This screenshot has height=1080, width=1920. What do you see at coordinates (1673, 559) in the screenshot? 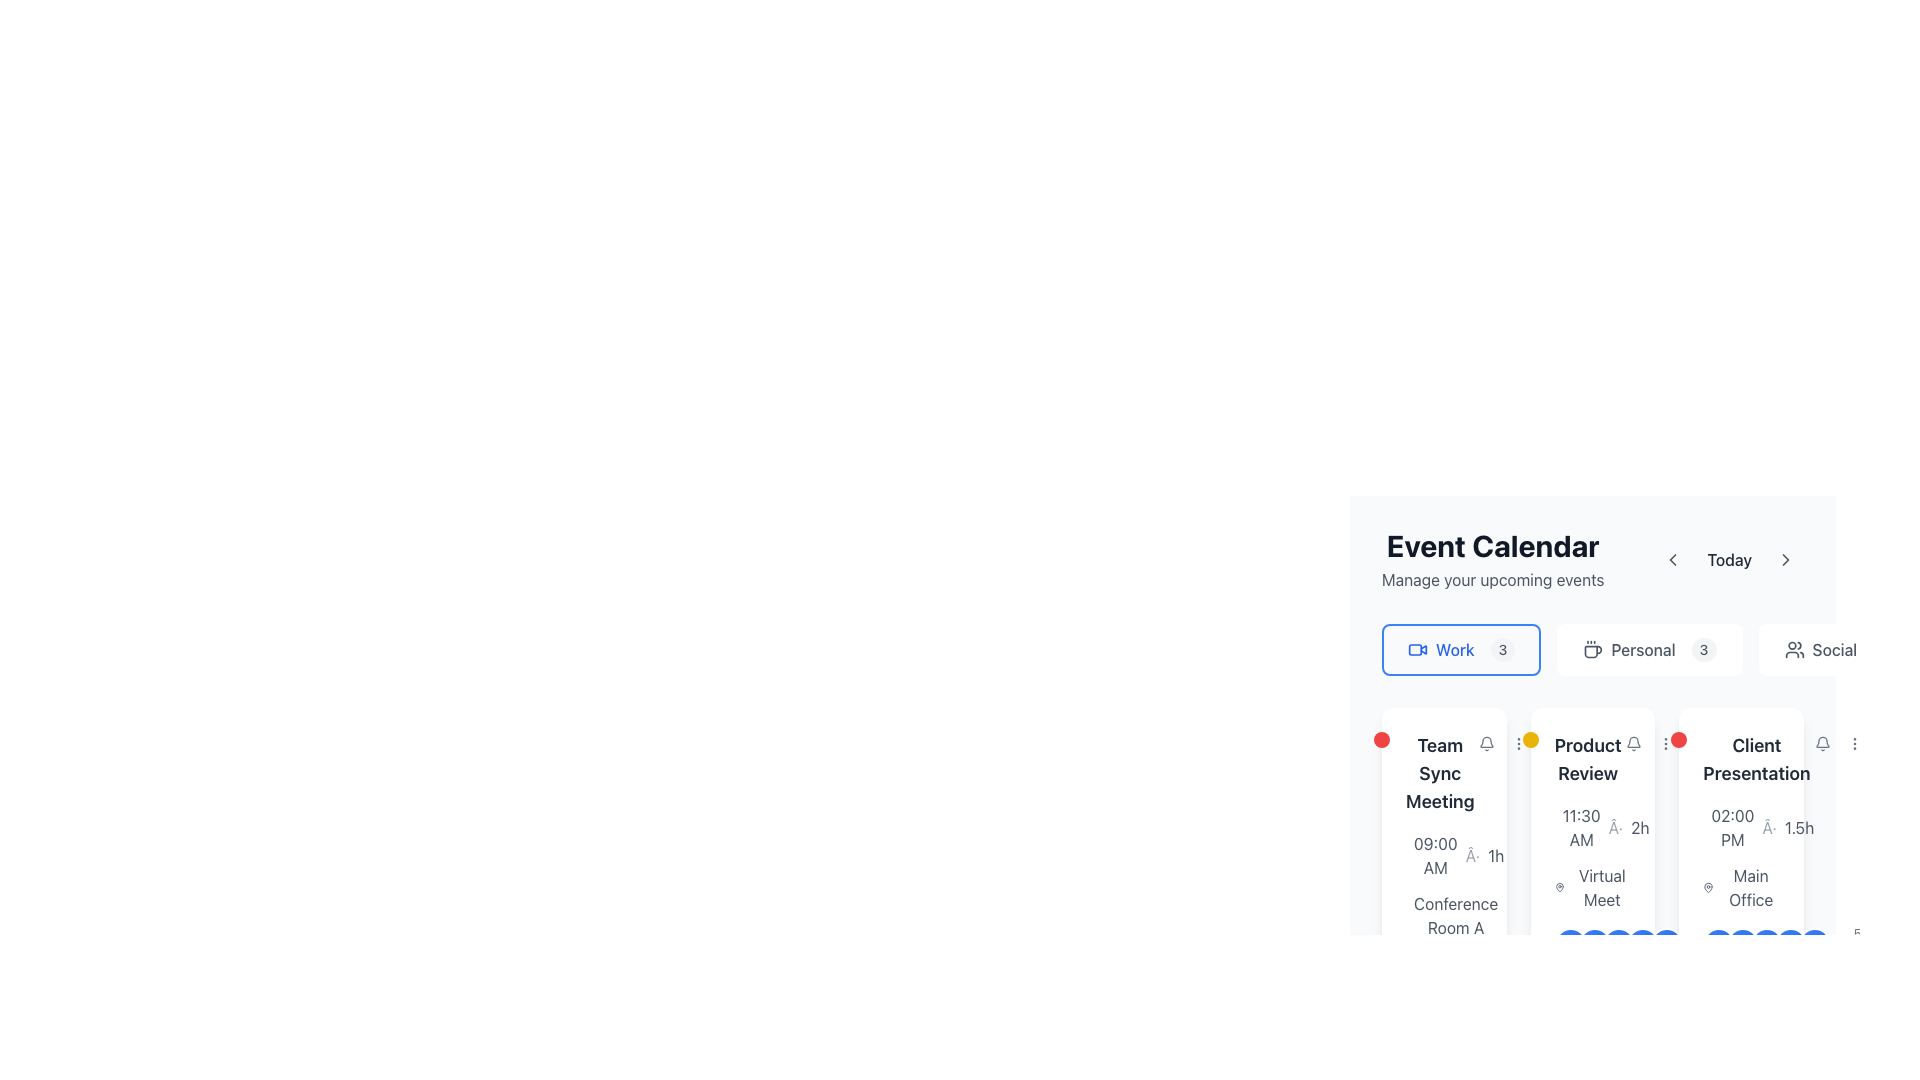
I see `the Chevron Left icon in the Event Calendar header` at bounding box center [1673, 559].